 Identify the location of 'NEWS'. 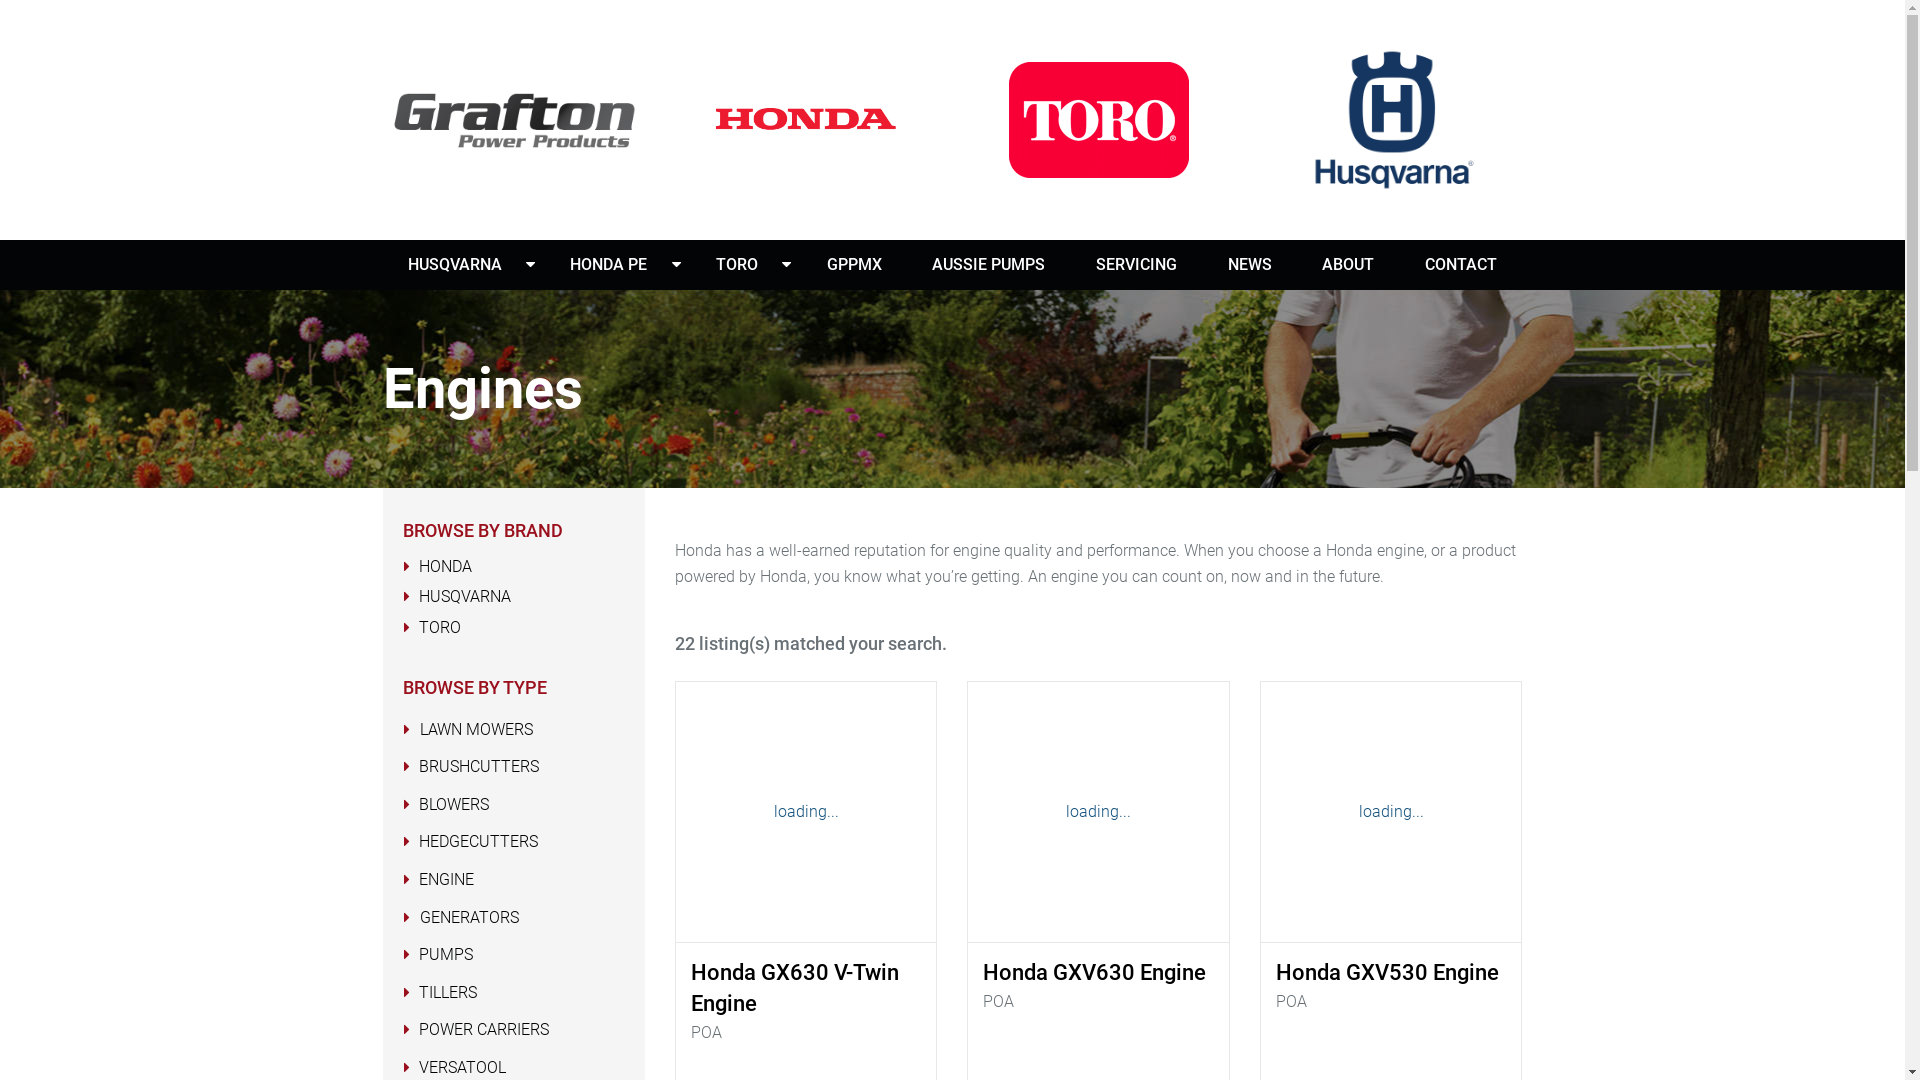
(1248, 264).